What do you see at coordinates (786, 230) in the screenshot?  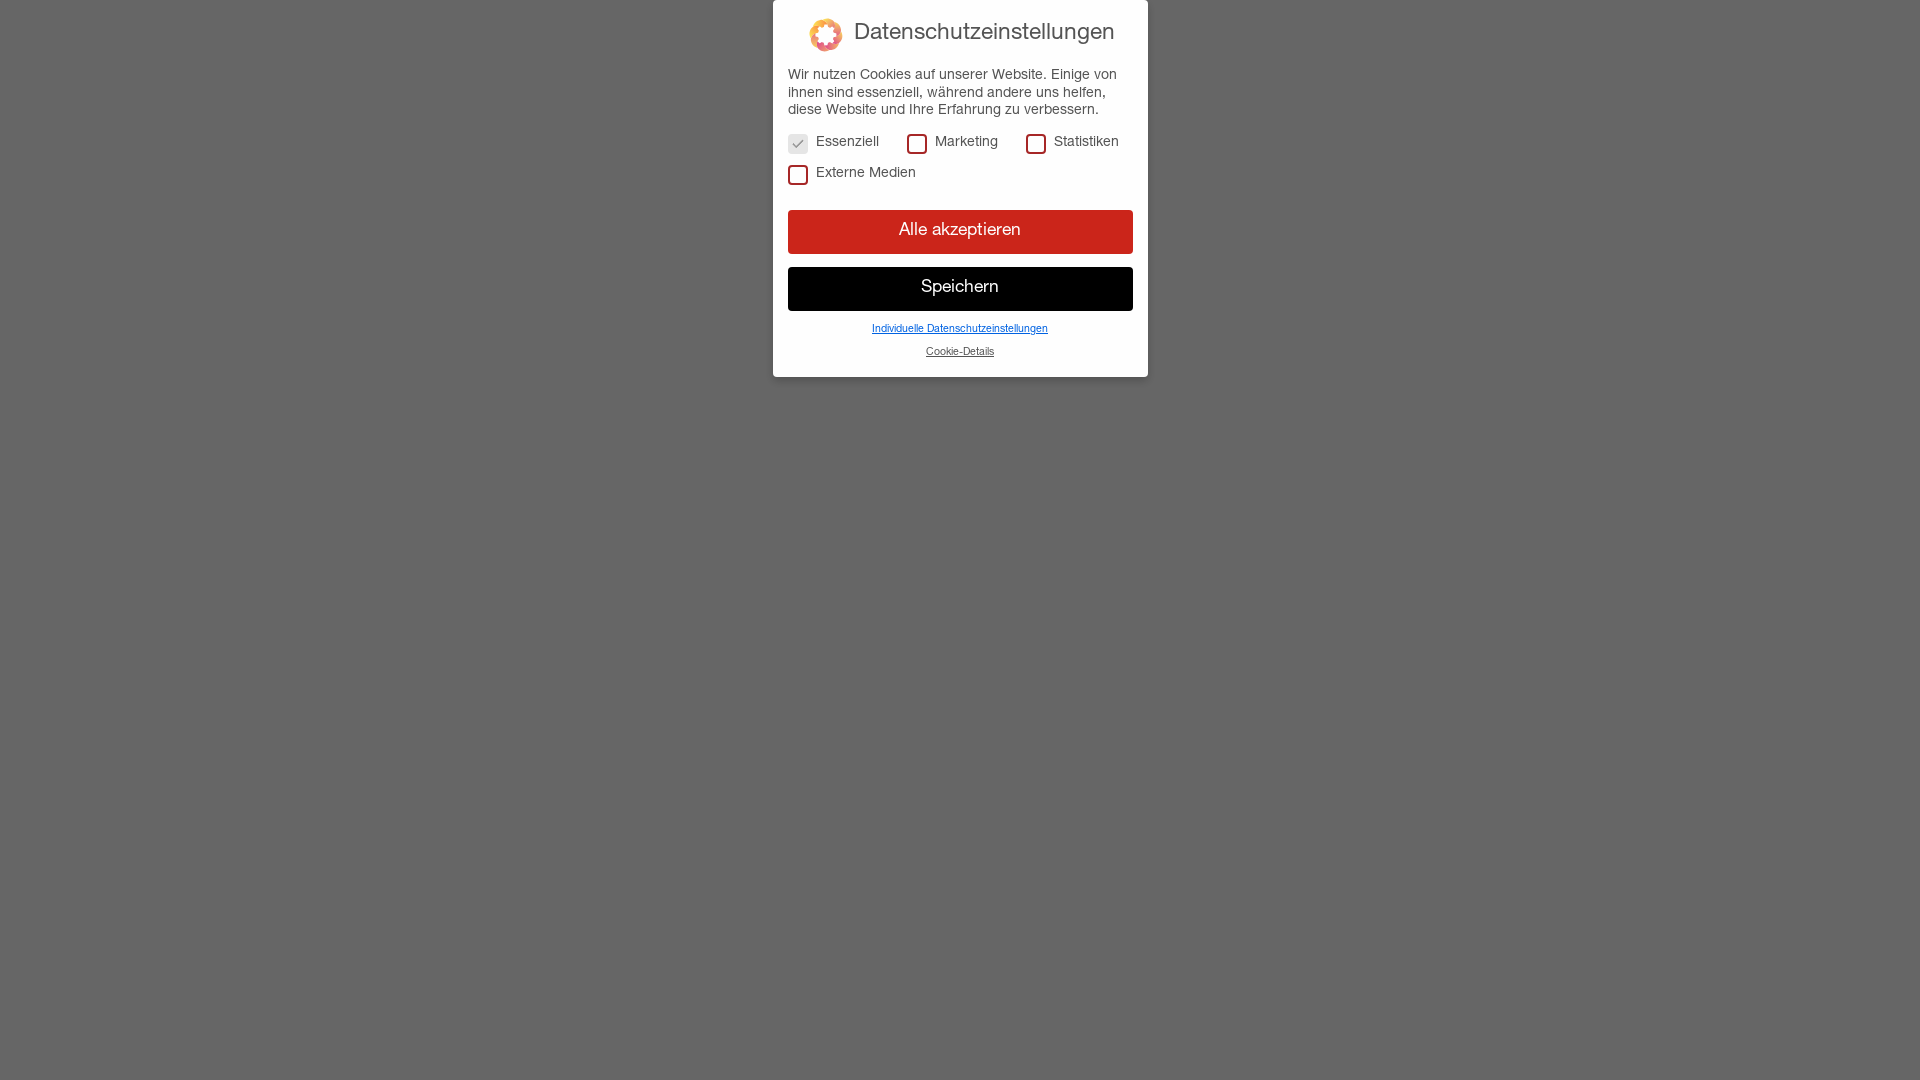 I see `'Alle akzeptieren'` at bounding box center [786, 230].